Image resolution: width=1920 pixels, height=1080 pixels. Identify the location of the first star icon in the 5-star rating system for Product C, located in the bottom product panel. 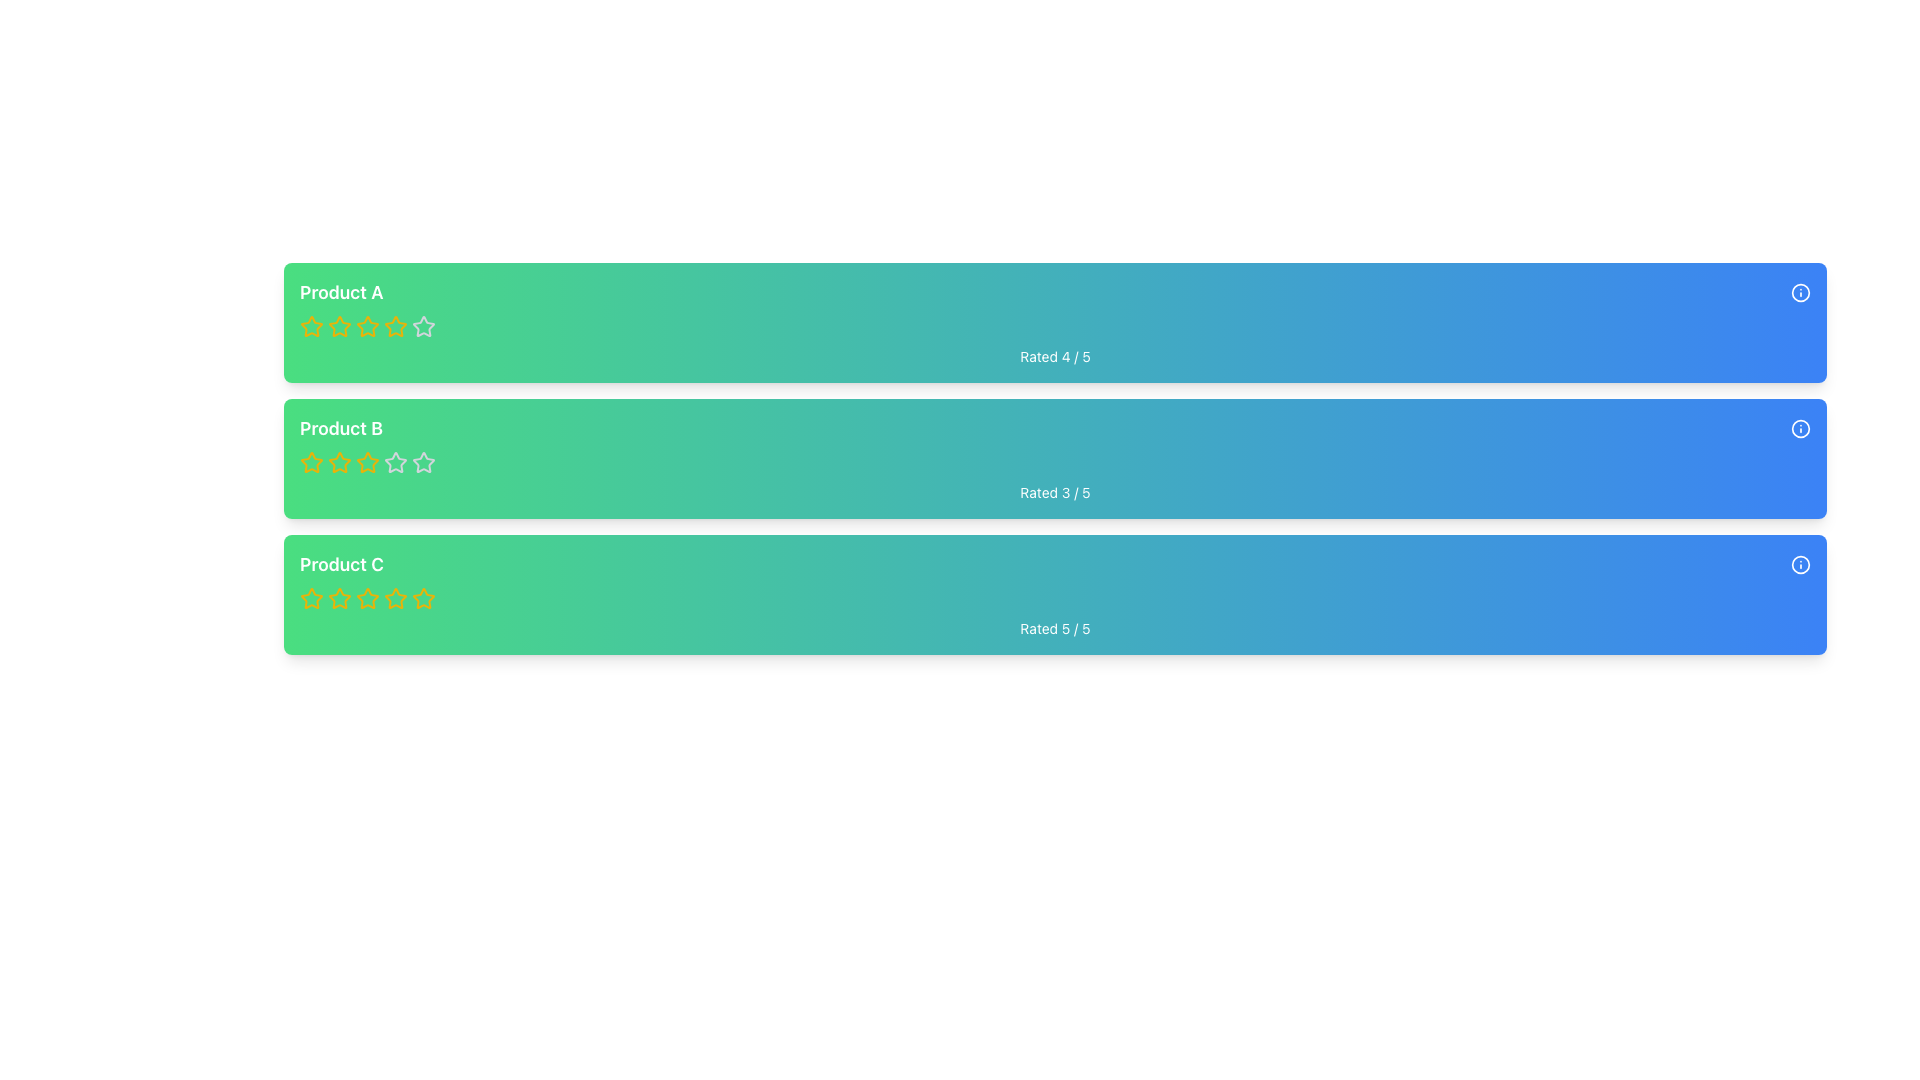
(340, 597).